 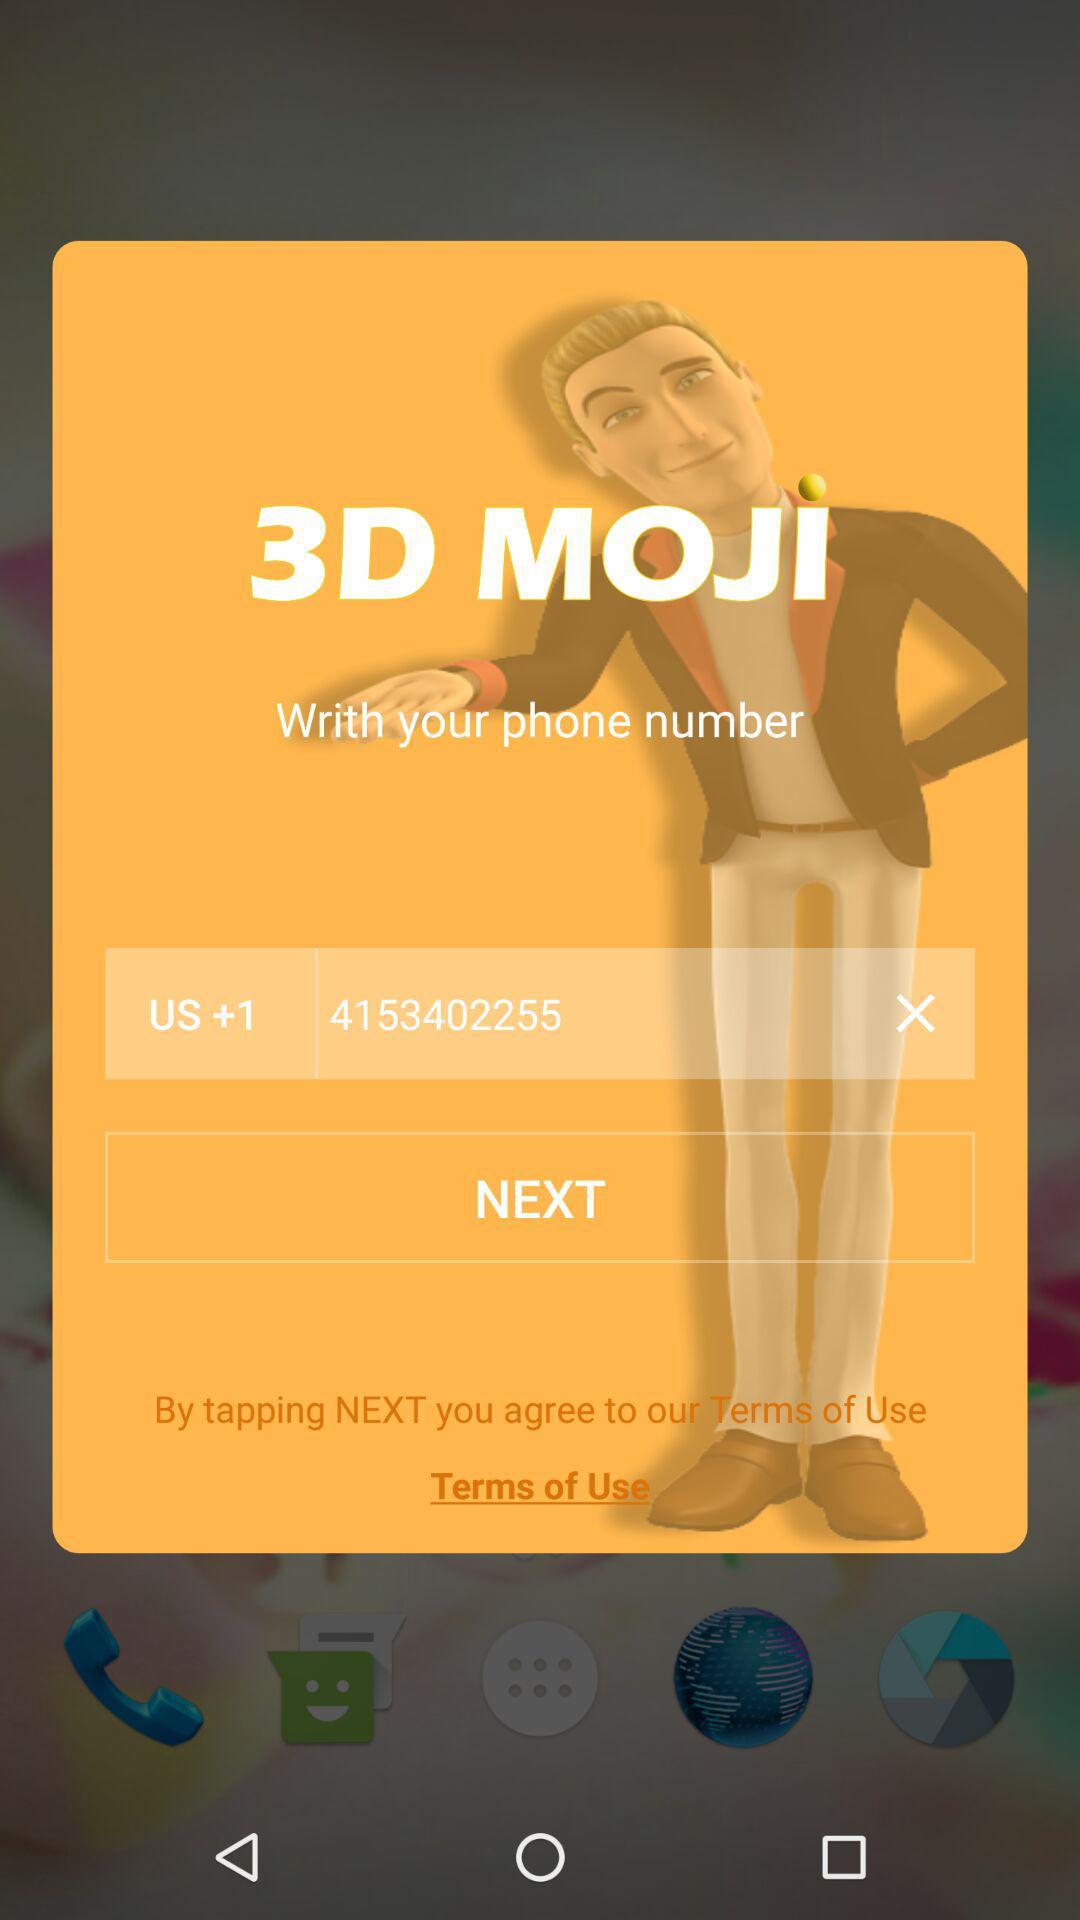 I want to click on delete phone number information, so click(x=915, y=1013).